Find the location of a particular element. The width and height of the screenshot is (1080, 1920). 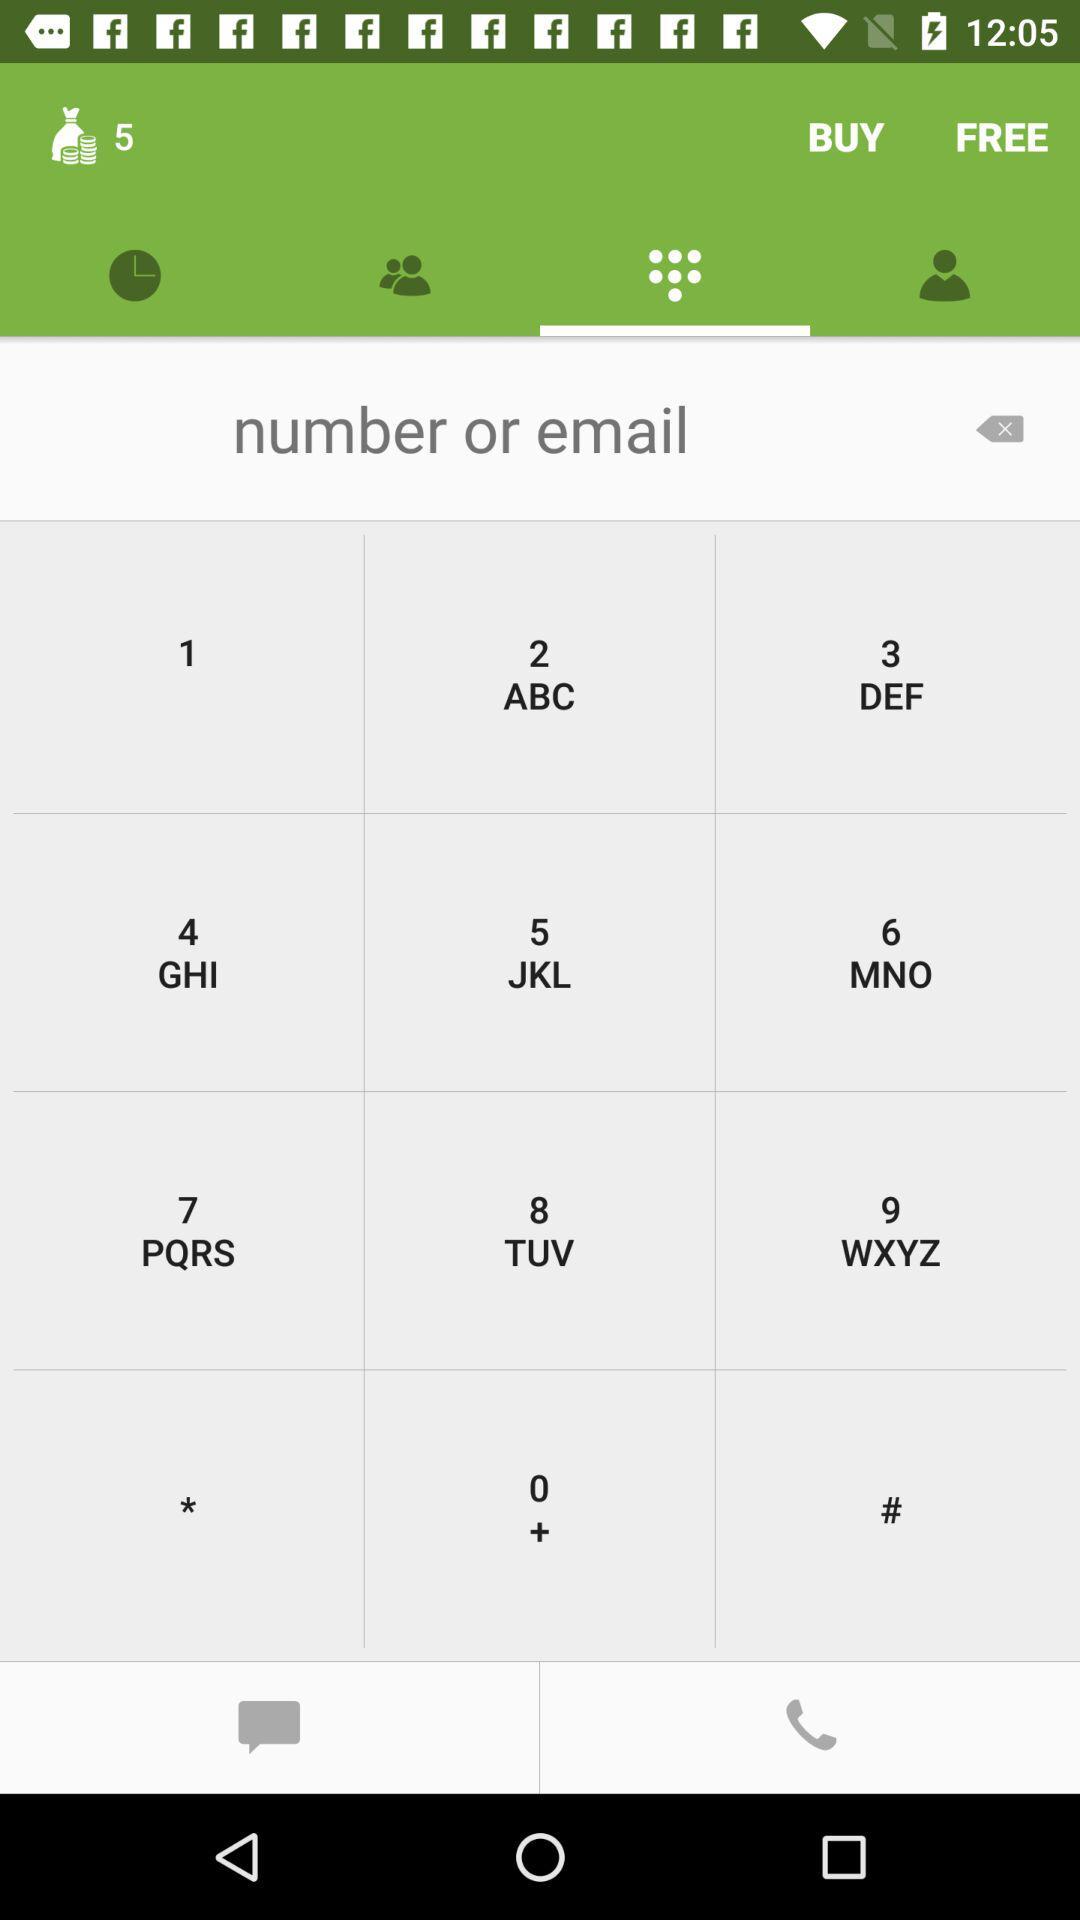

item below 1 is located at coordinates (538, 951).